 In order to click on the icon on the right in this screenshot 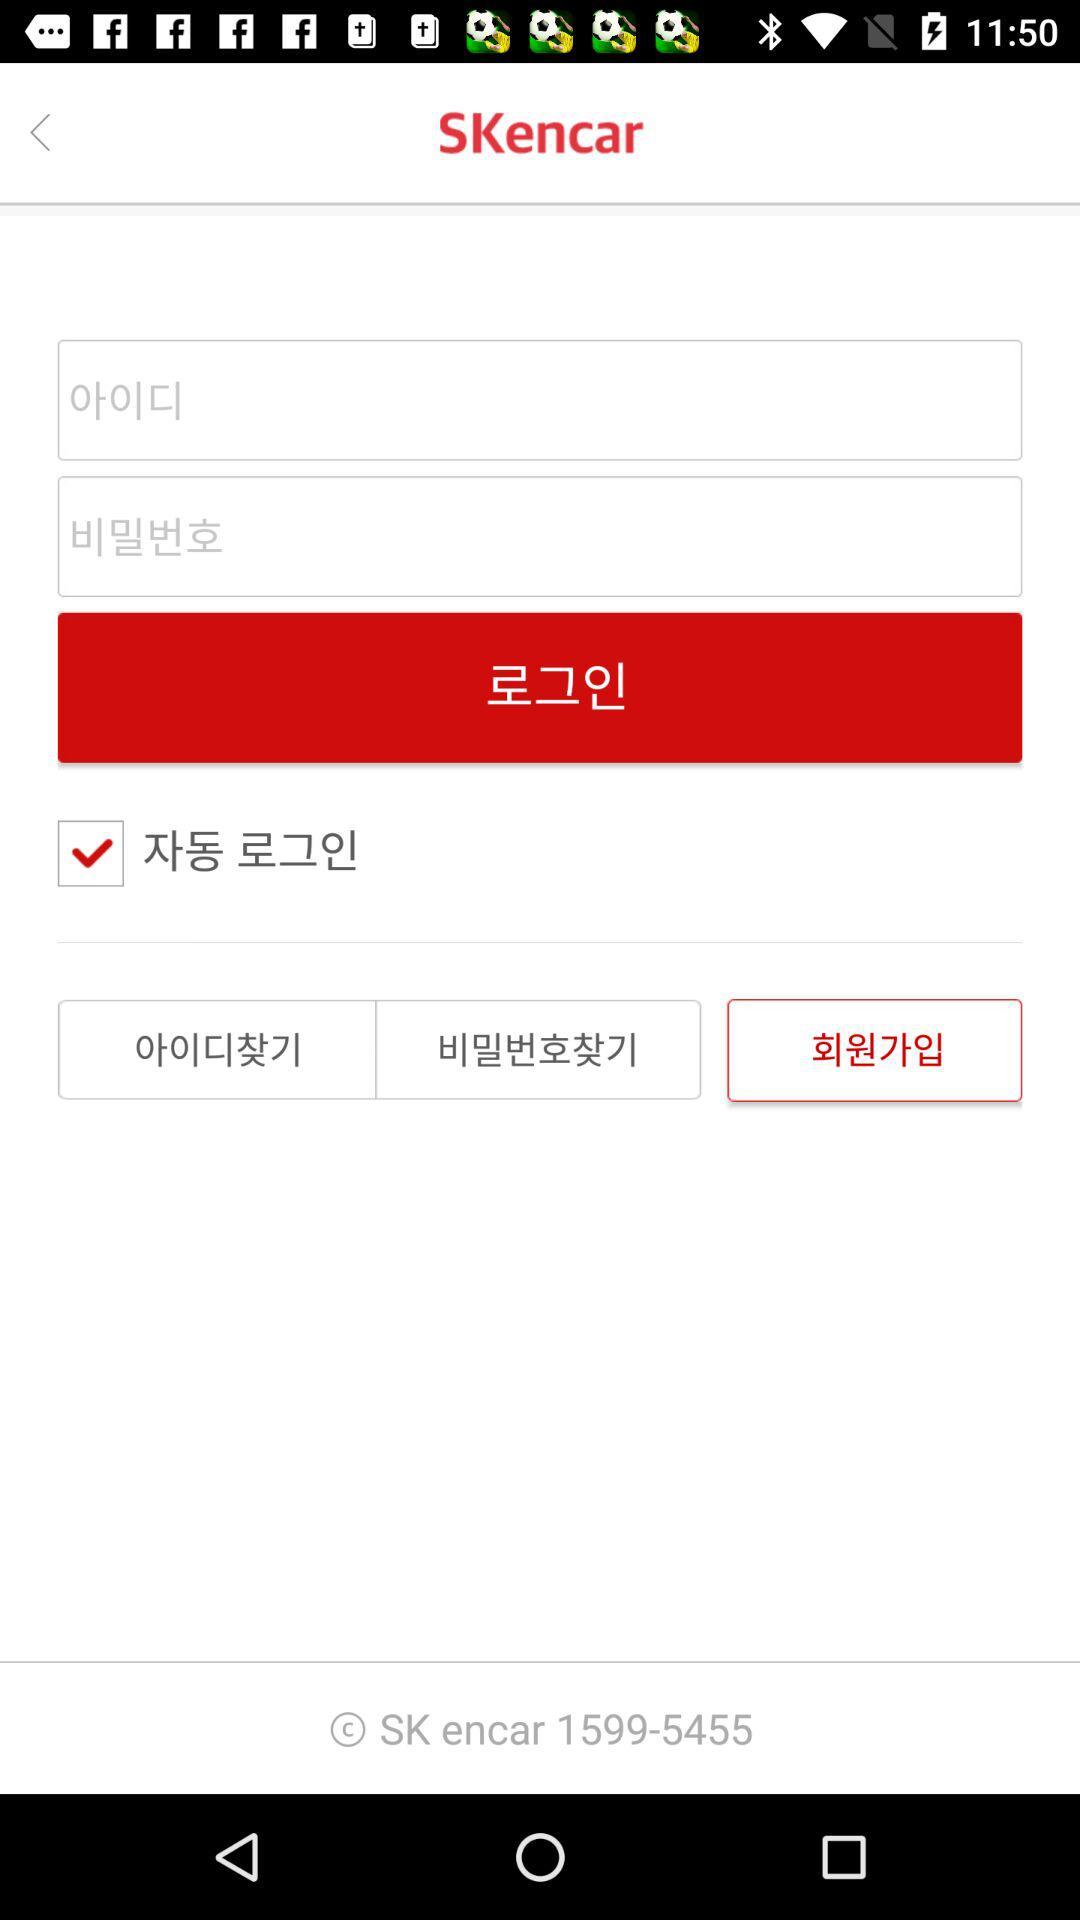, I will do `click(873, 1049)`.